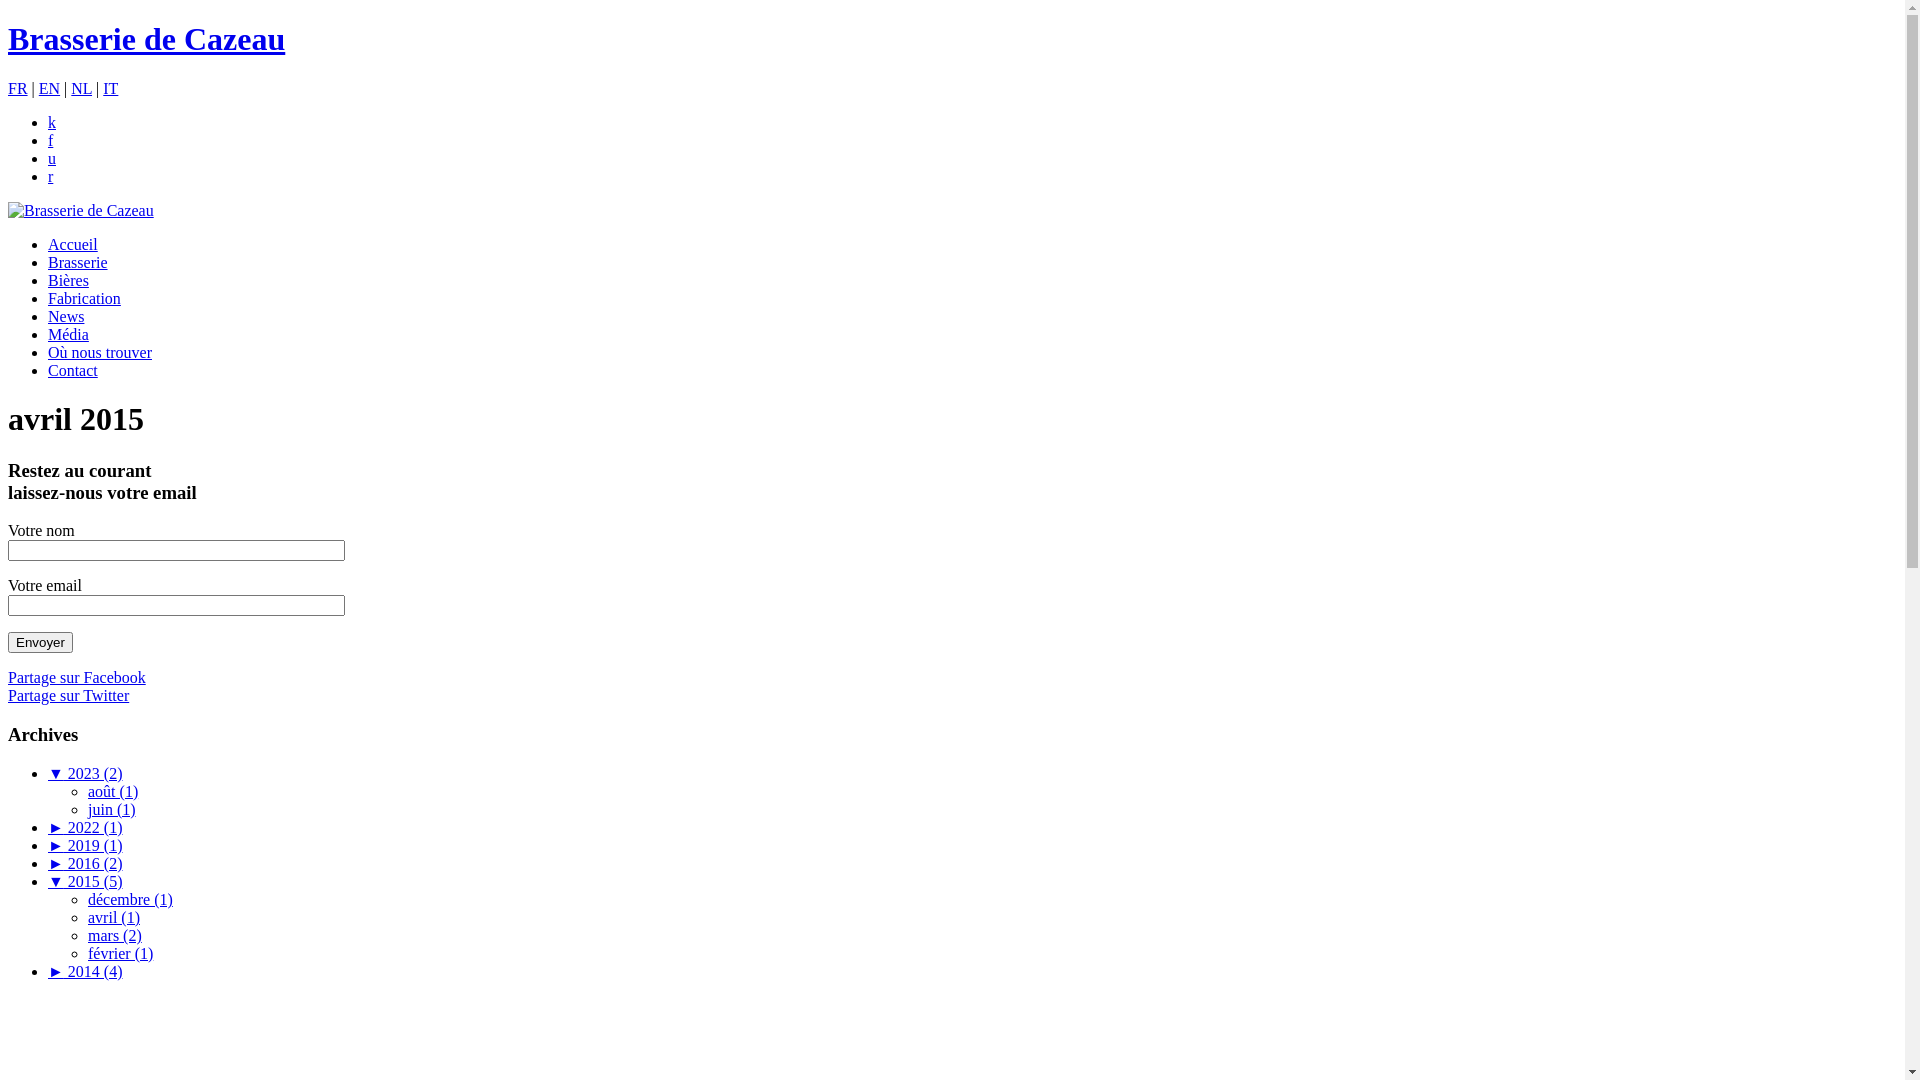 The image size is (1920, 1080). I want to click on 'k', so click(52, 122).